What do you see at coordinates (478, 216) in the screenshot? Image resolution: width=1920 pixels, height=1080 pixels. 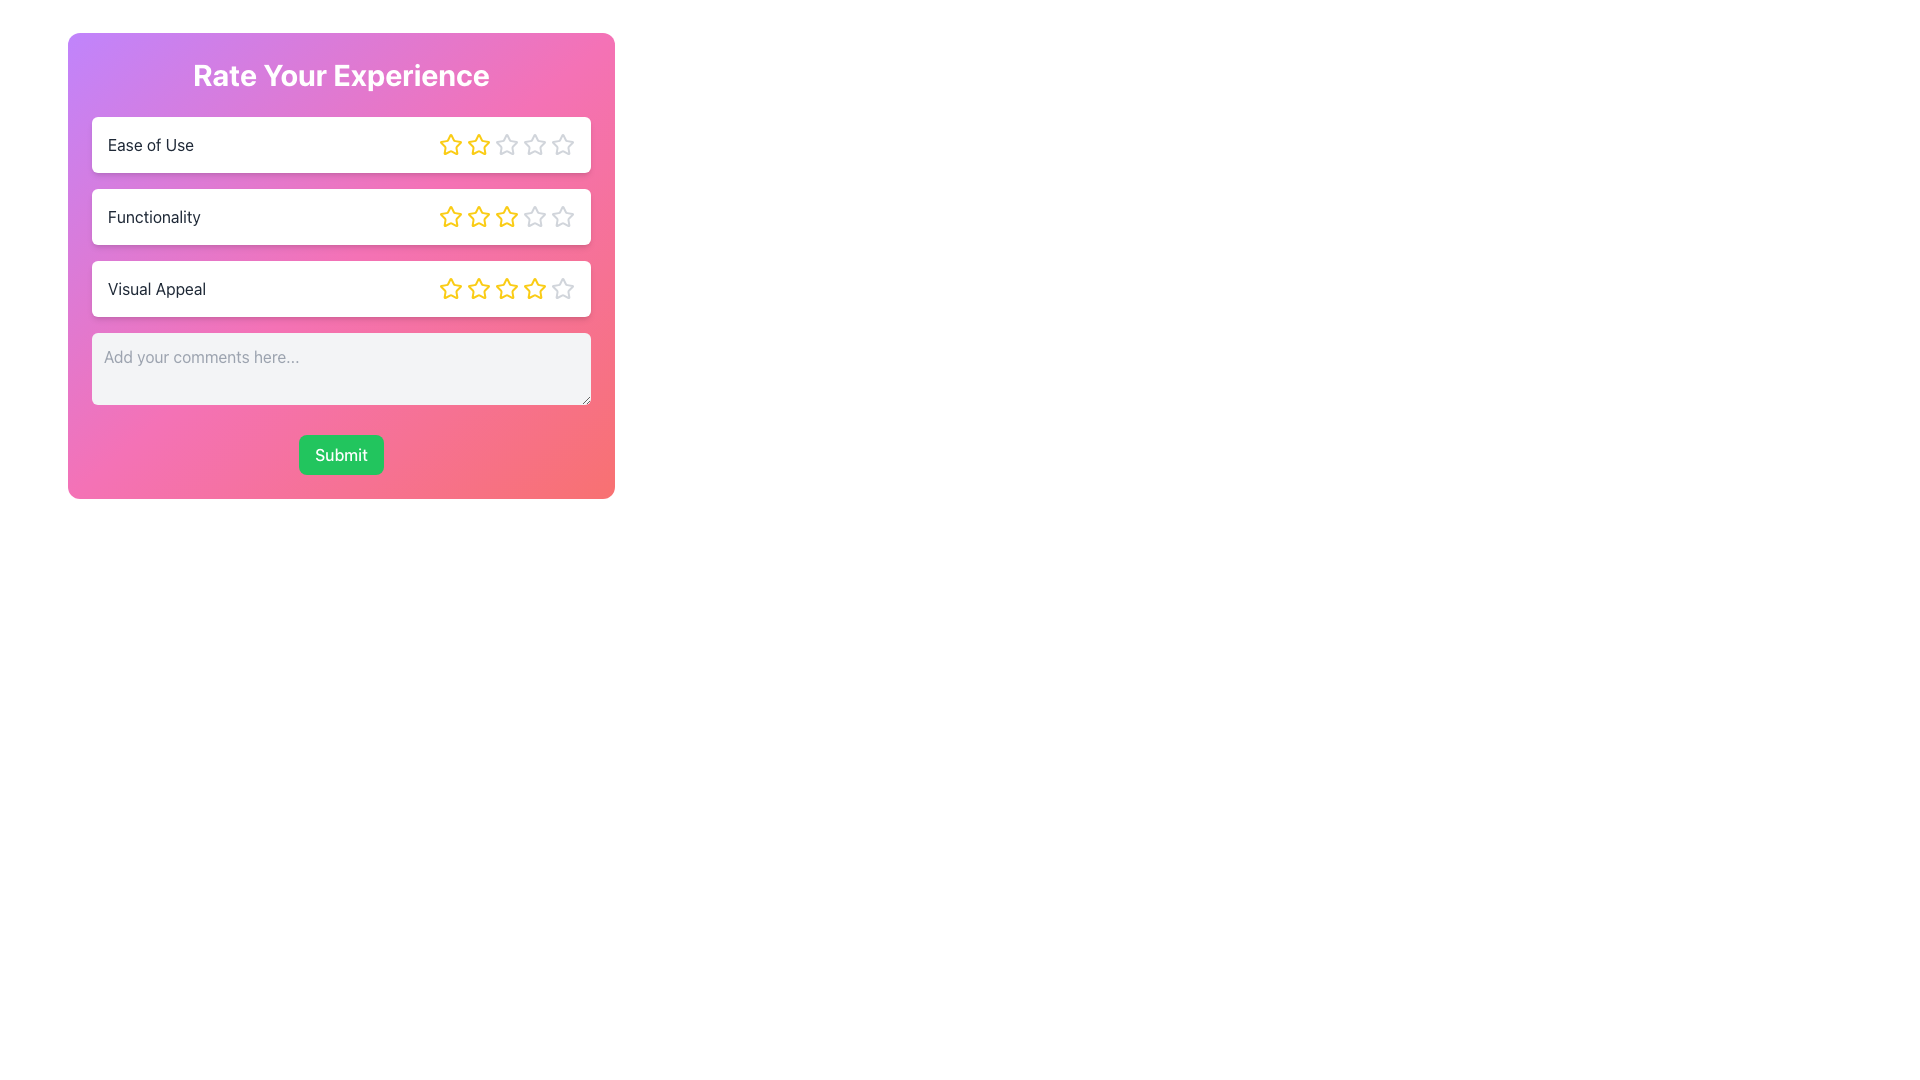 I see `the second hollow yellow star icon in the Functionality rating section of the rating system` at bounding box center [478, 216].